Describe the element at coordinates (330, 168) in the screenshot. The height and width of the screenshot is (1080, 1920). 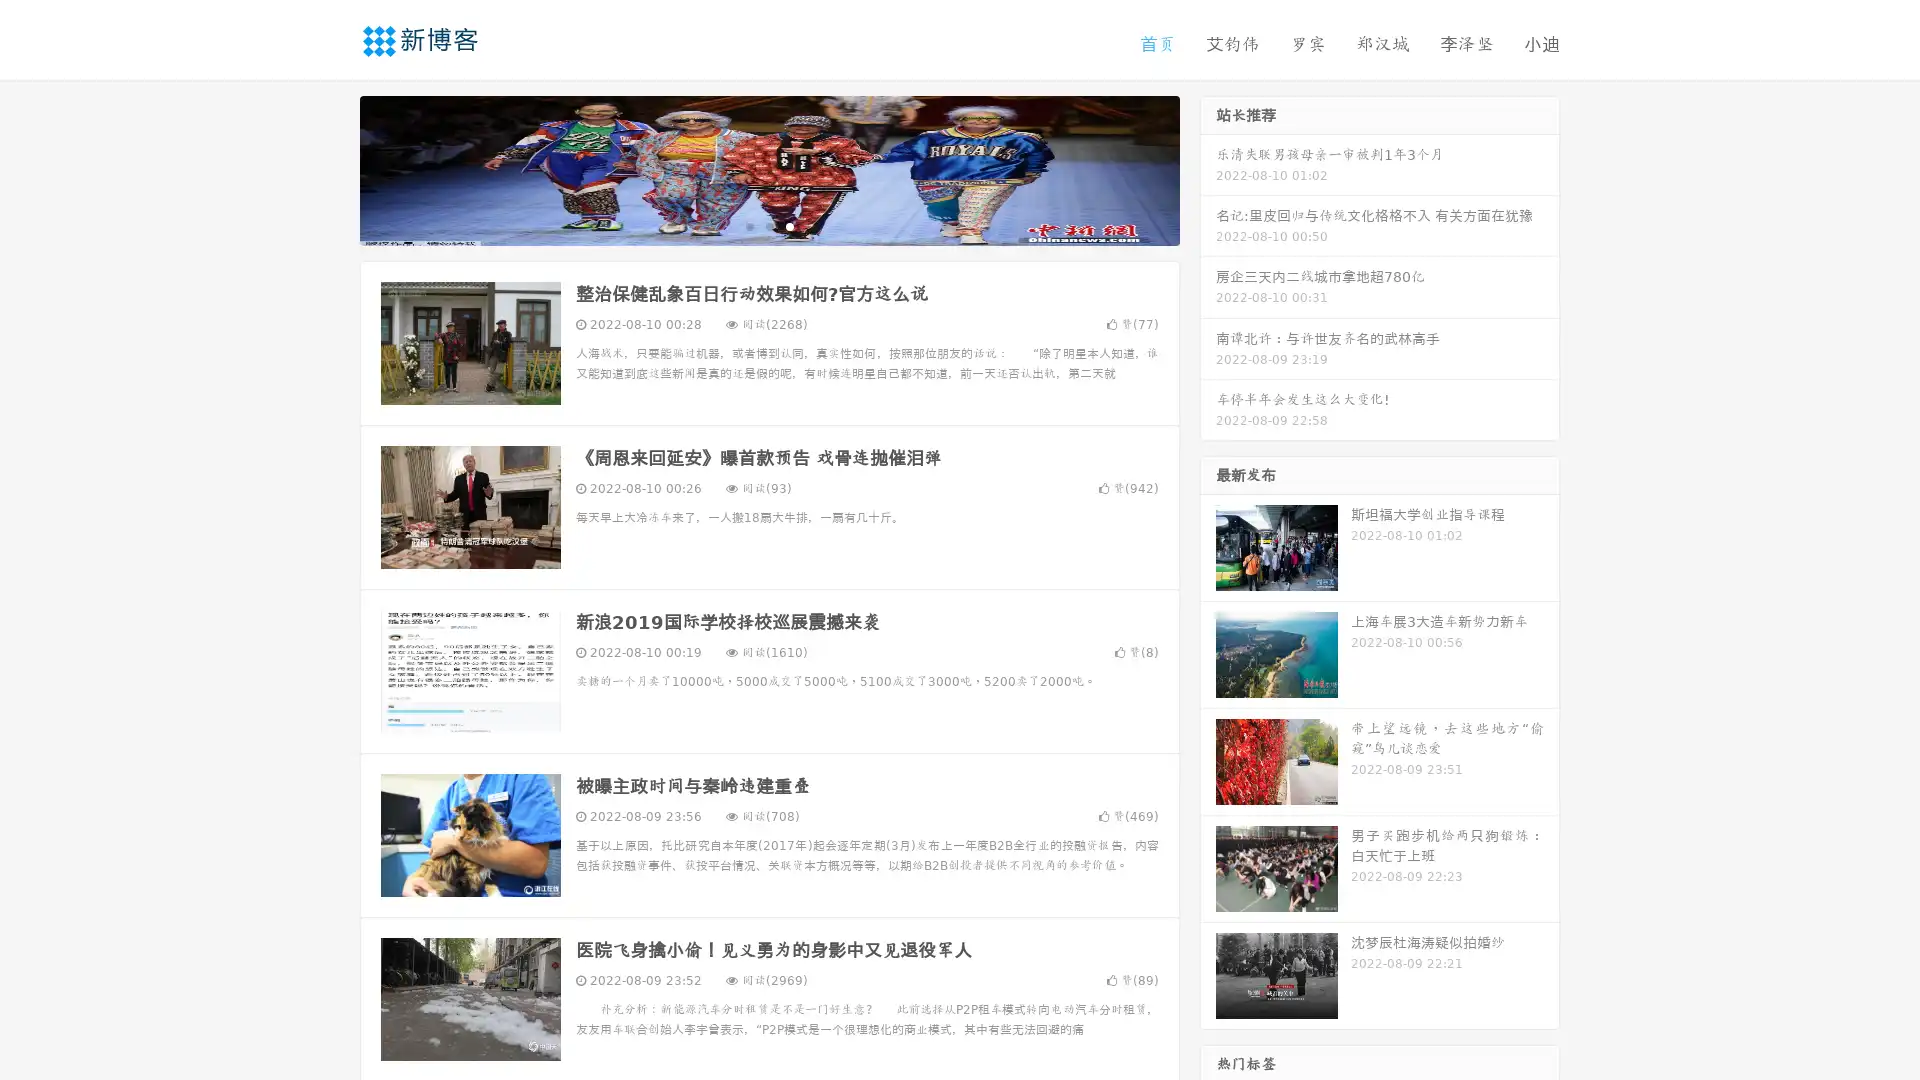
I see `Previous slide` at that location.